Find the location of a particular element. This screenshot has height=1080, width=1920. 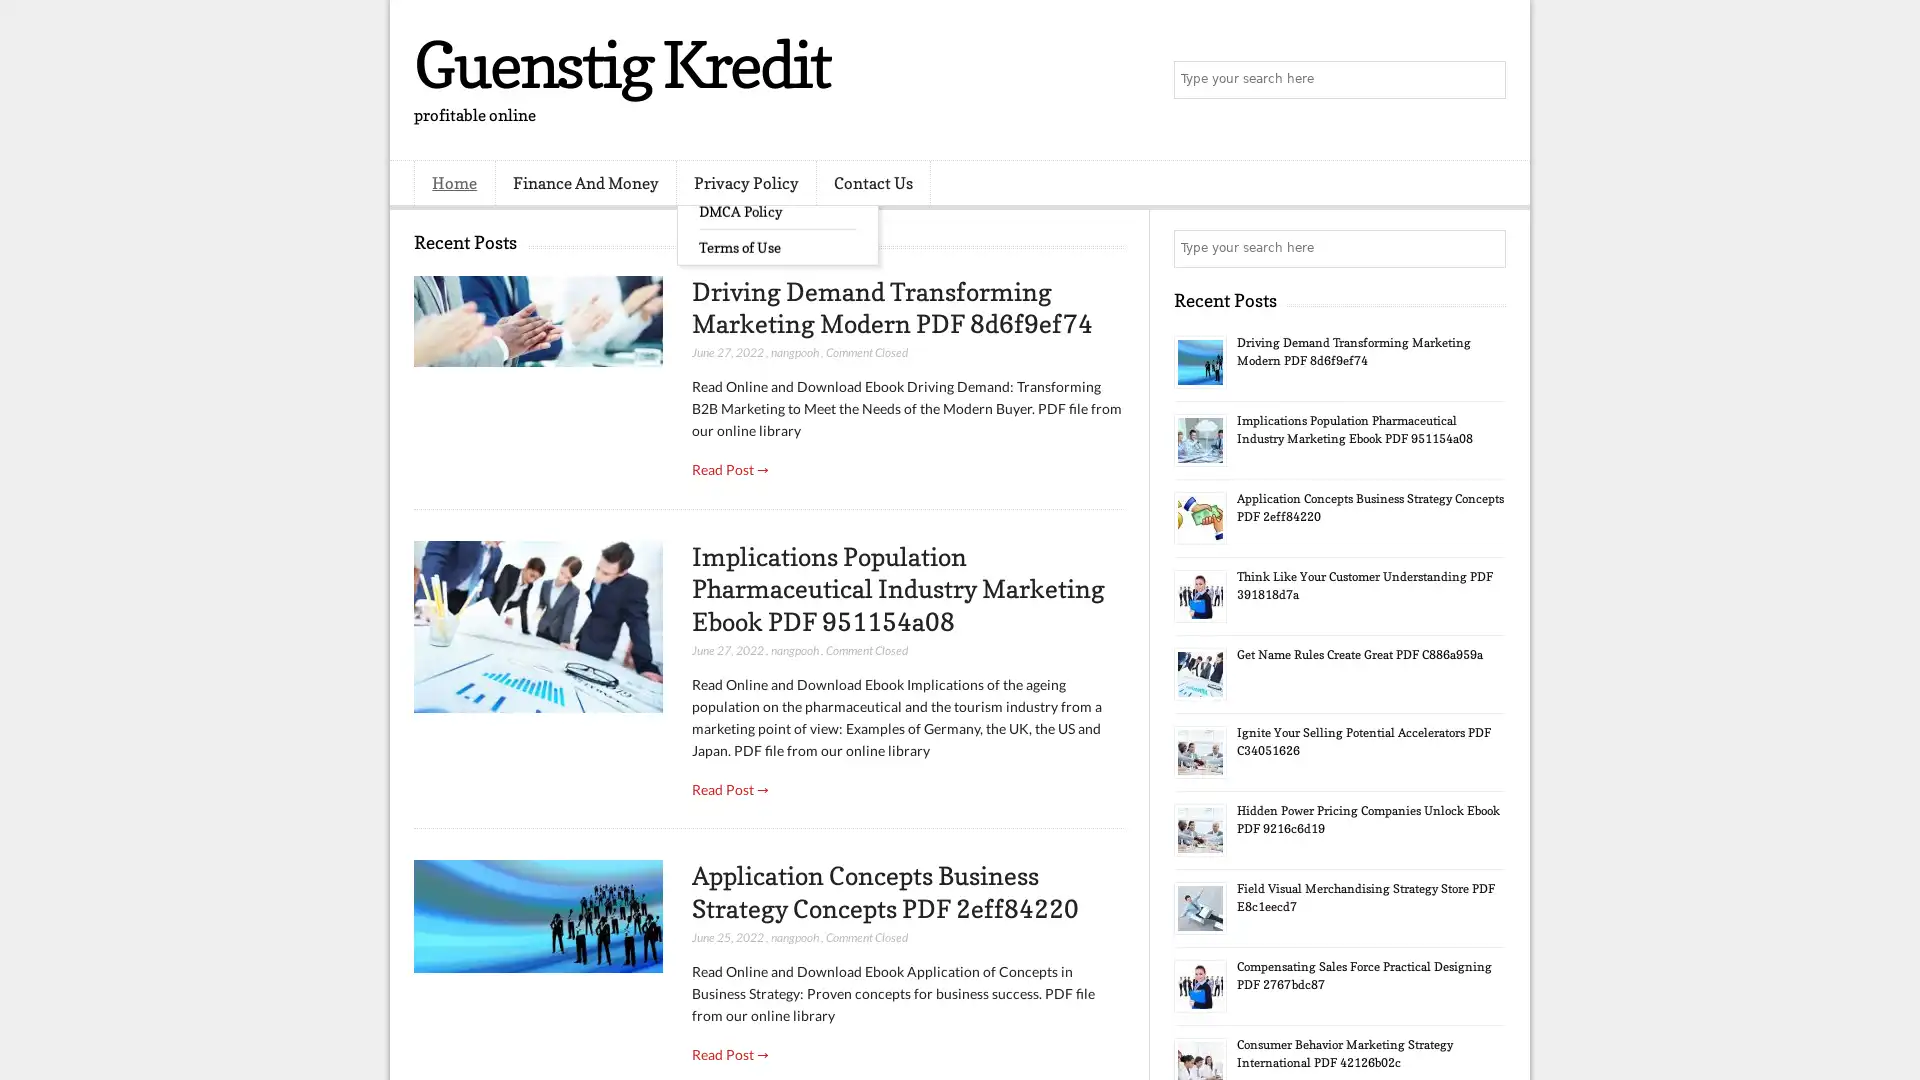

Search is located at coordinates (1485, 248).